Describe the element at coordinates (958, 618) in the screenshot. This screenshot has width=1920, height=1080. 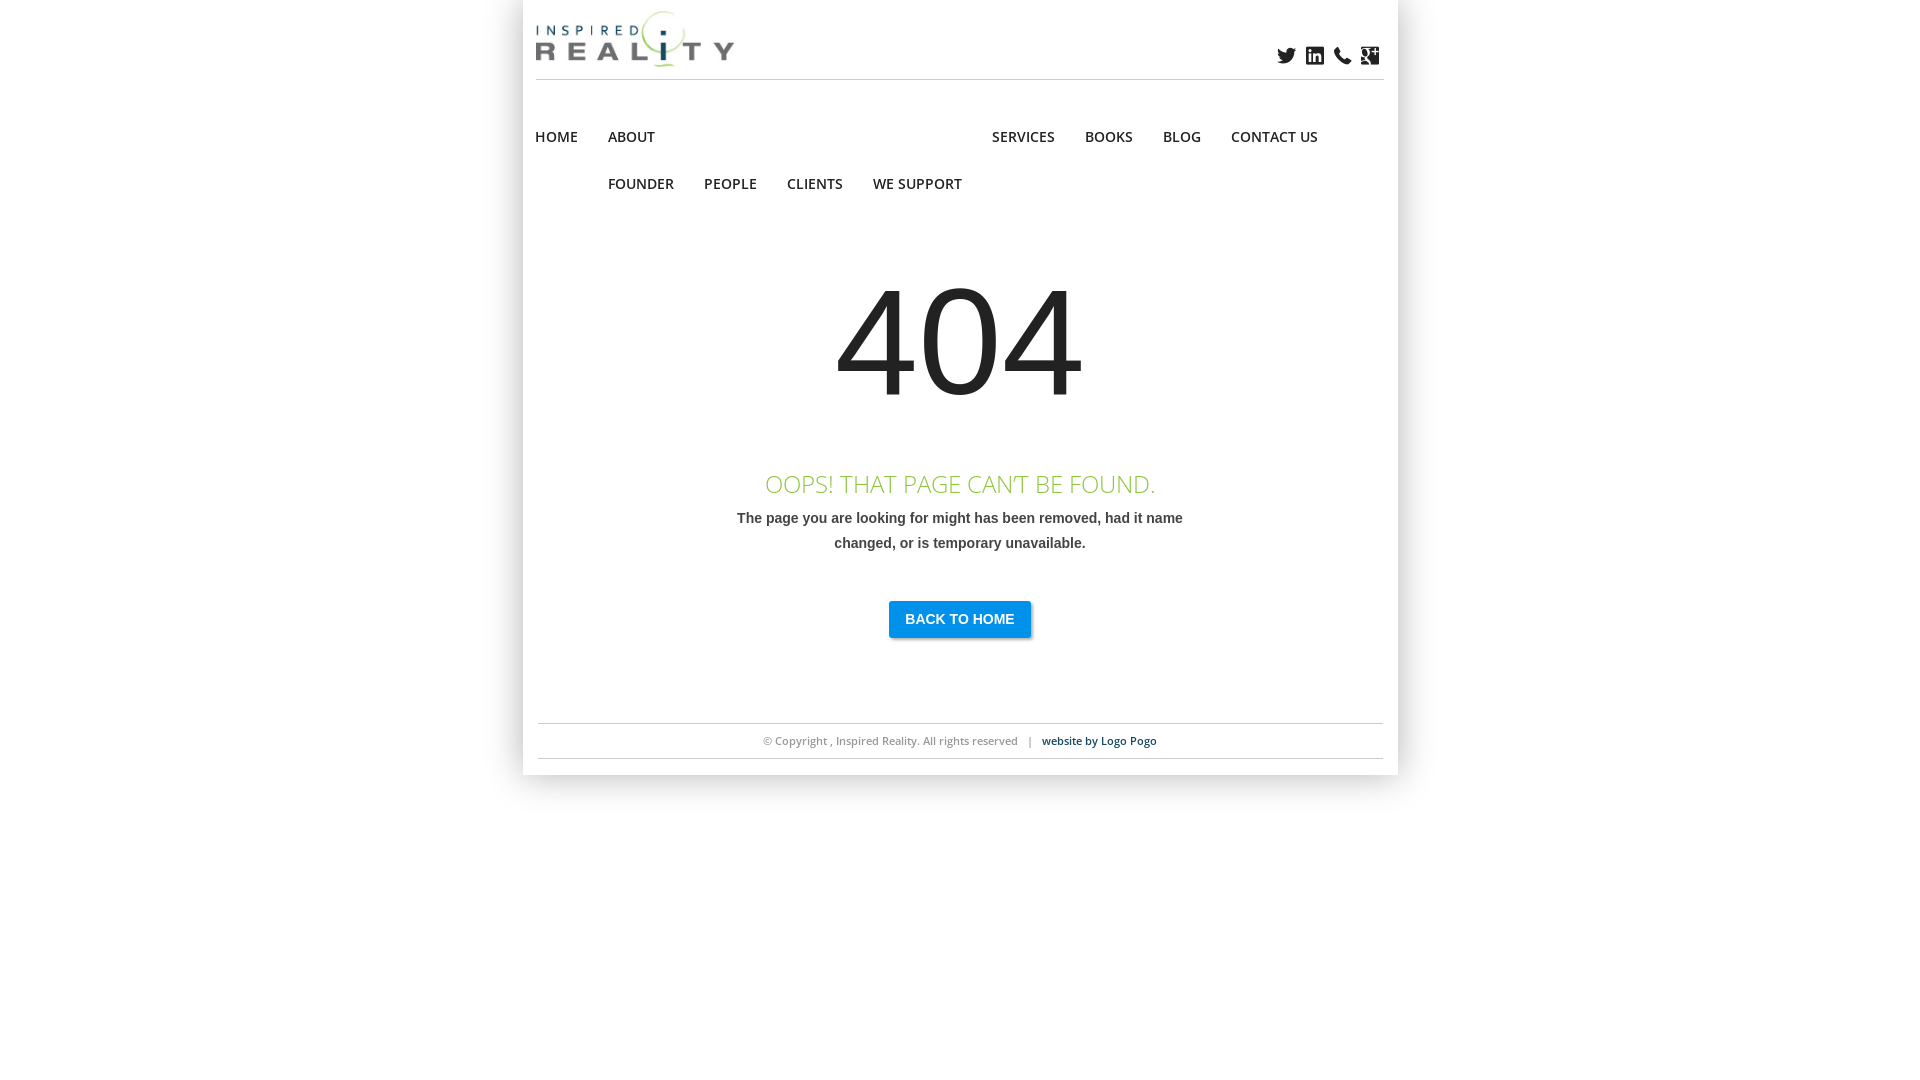
I see `'BACK TO HOME'` at that location.